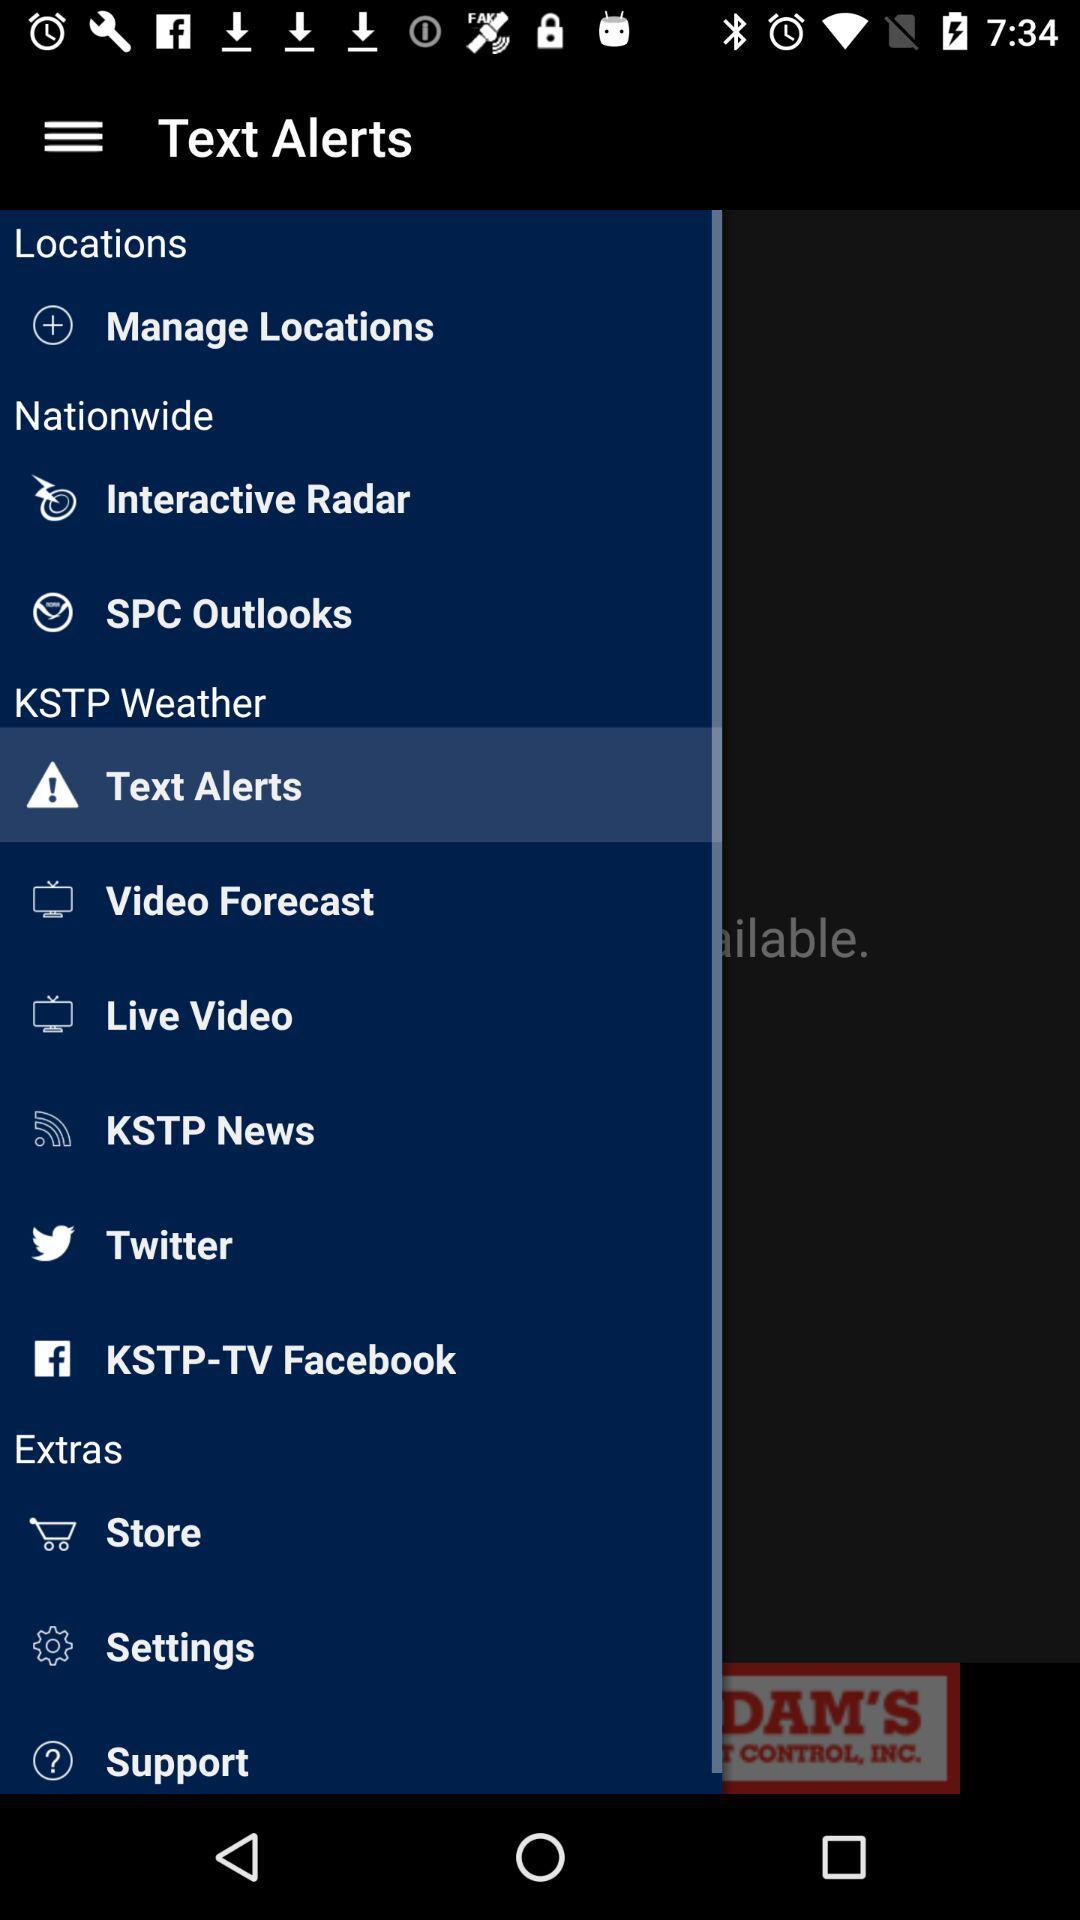  I want to click on the app to the left of the text alerts item, so click(72, 135).